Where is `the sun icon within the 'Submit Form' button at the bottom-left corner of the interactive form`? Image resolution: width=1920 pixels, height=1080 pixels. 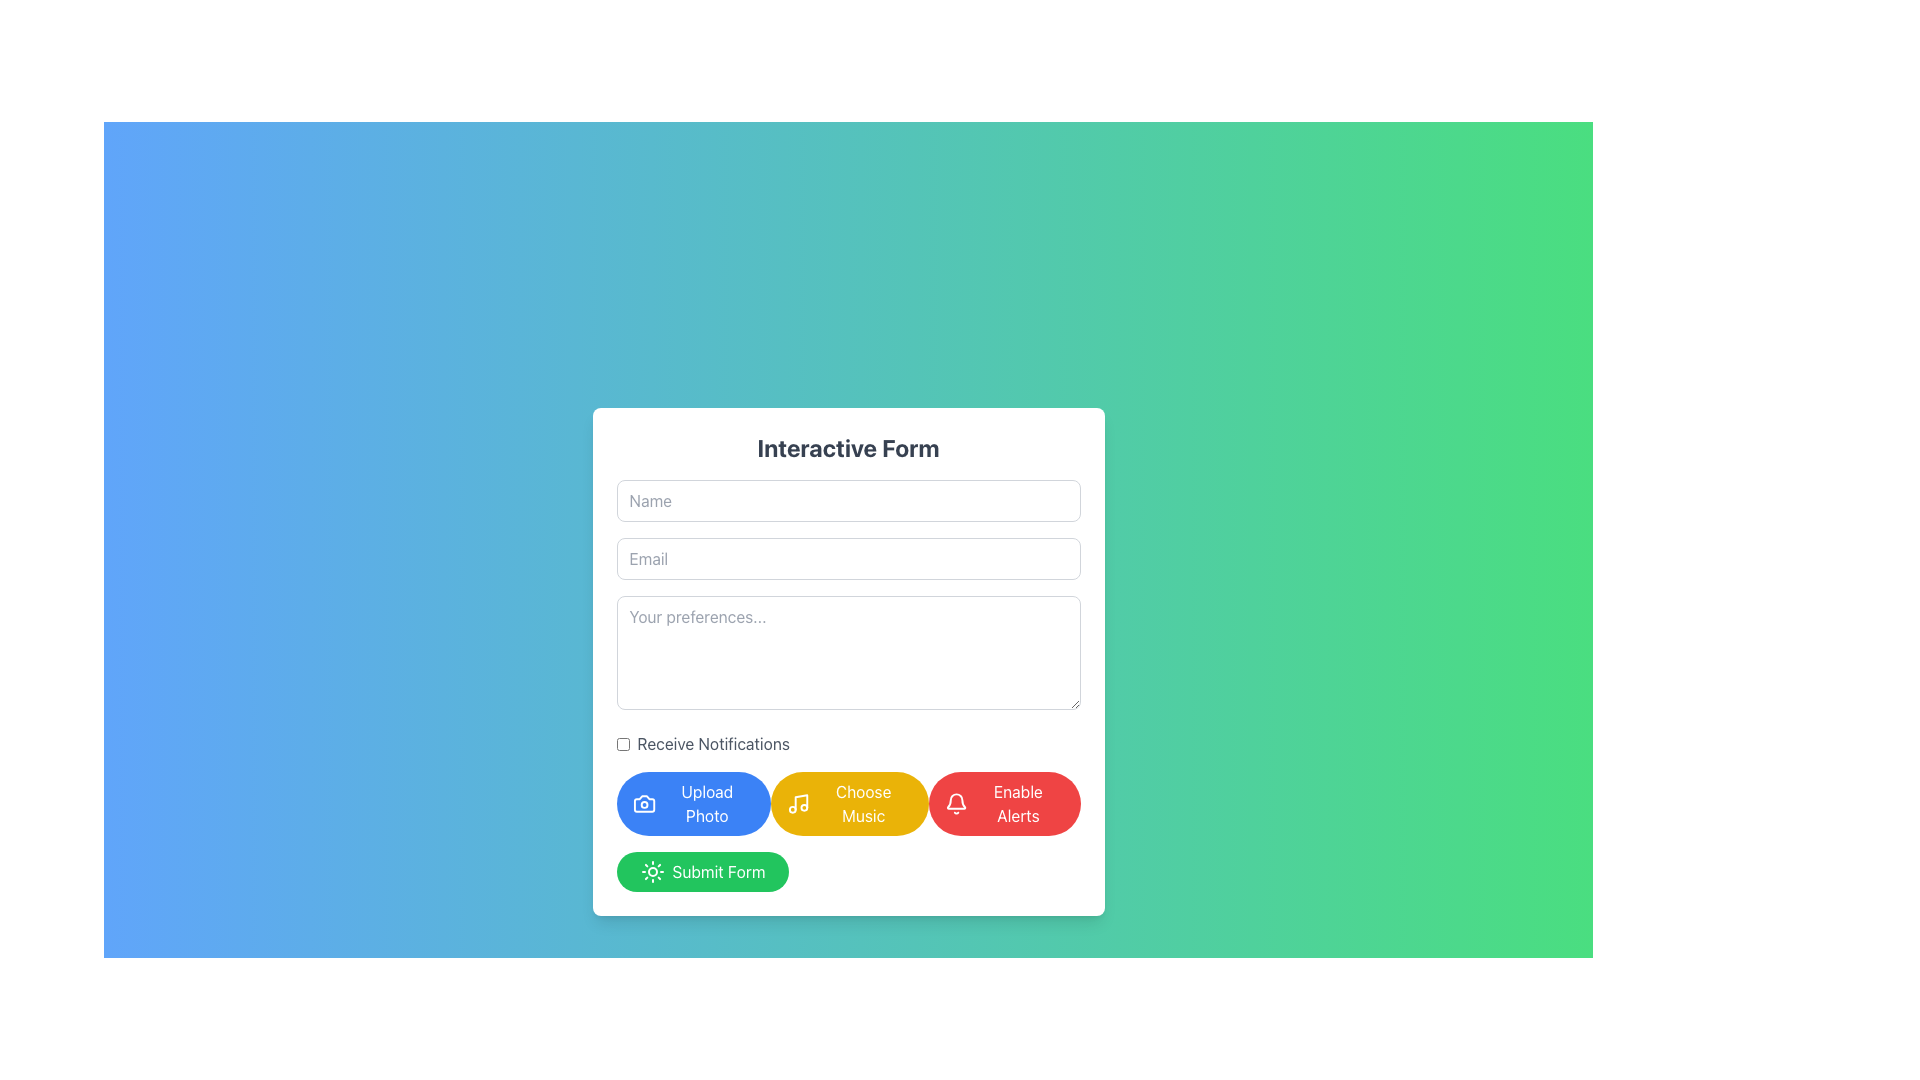 the sun icon within the 'Submit Form' button at the bottom-left corner of the interactive form is located at coordinates (652, 870).